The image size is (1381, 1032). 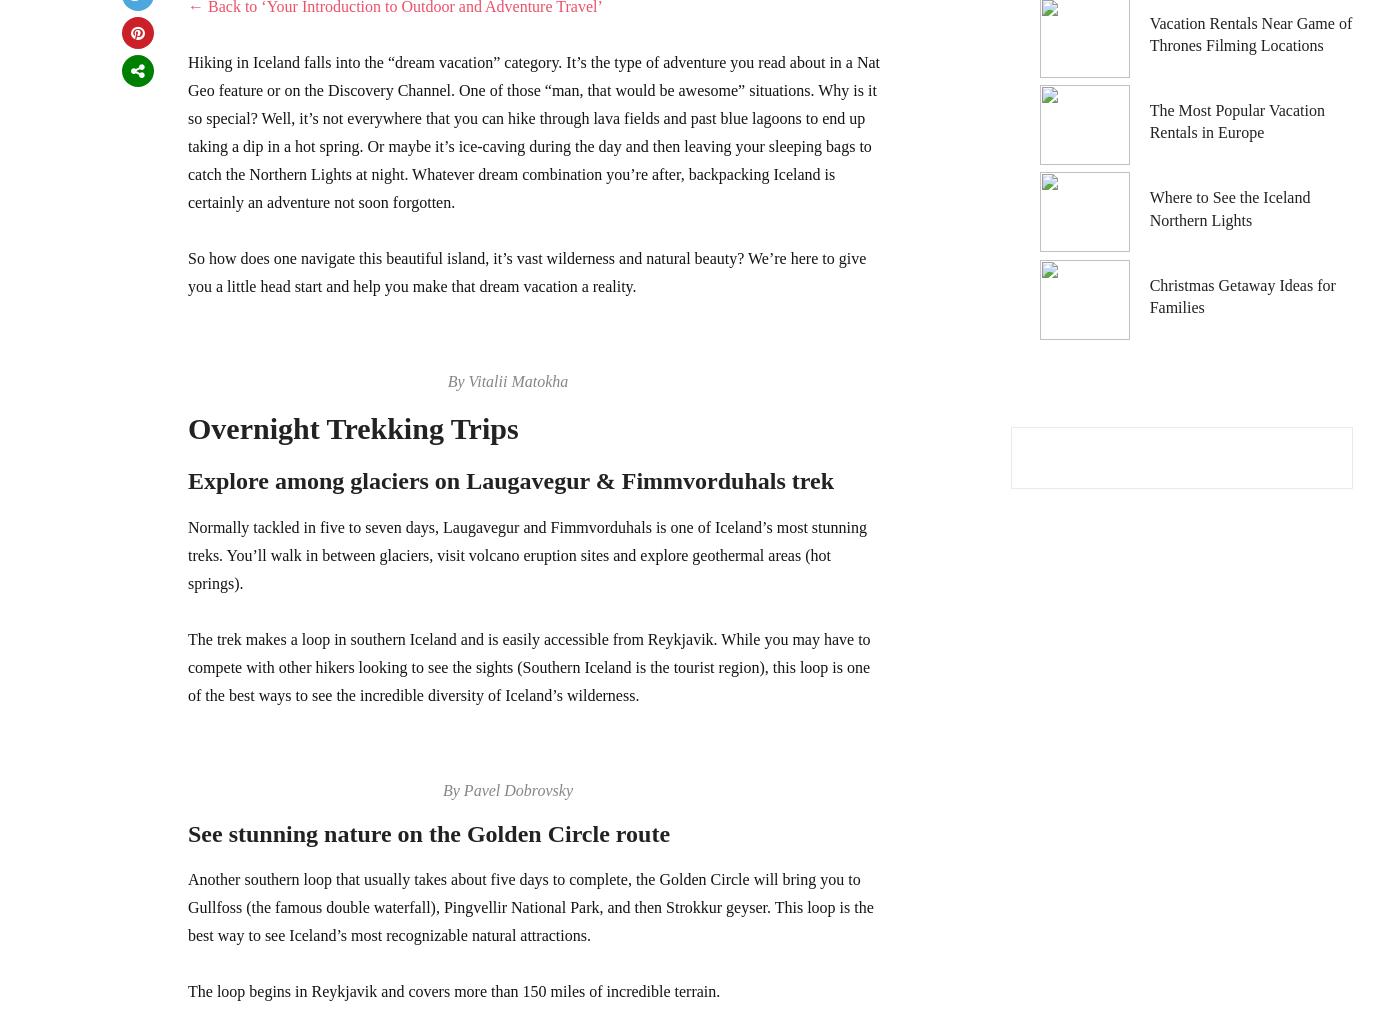 What do you see at coordinates (1060, 44) in the screenshot?
I see `'Iceland'` at bounding box center [1060, 44].